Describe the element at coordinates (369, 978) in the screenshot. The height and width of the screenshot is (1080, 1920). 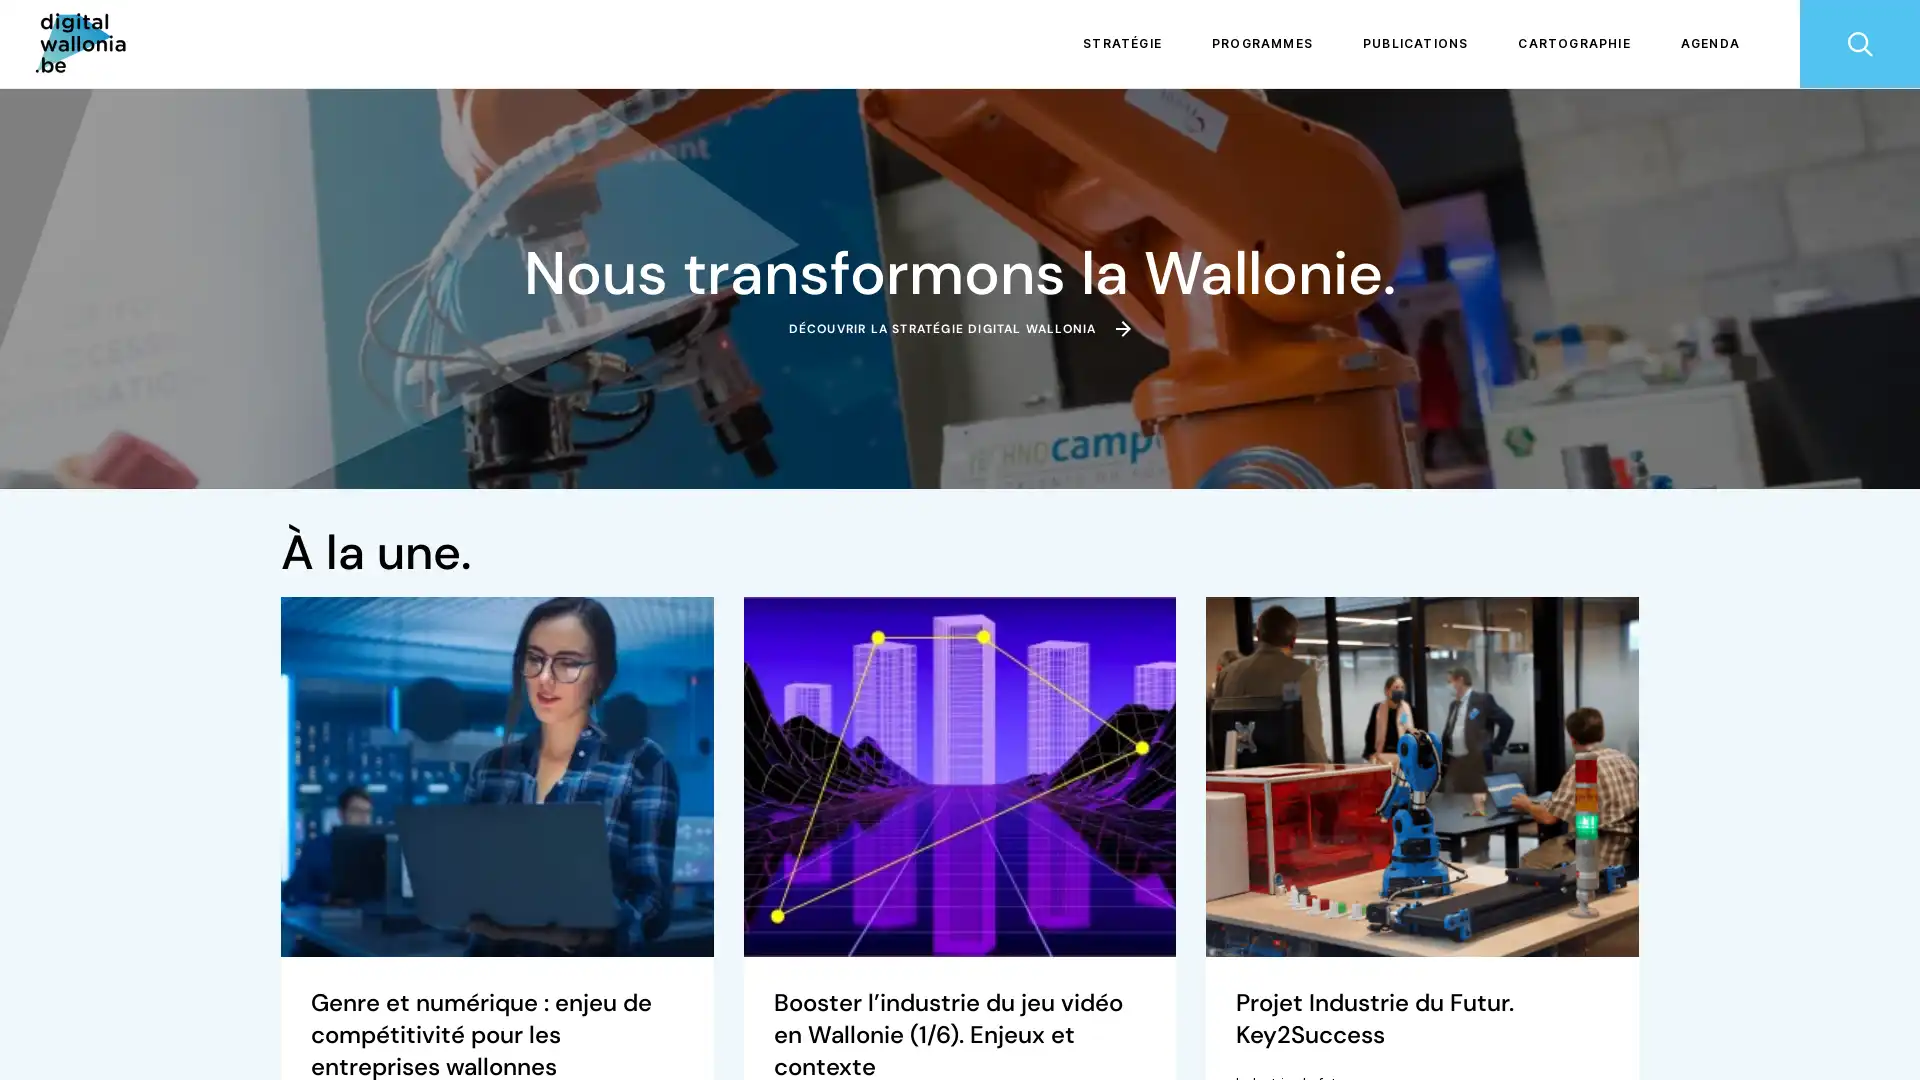
I see `OK pour moi` at that location.